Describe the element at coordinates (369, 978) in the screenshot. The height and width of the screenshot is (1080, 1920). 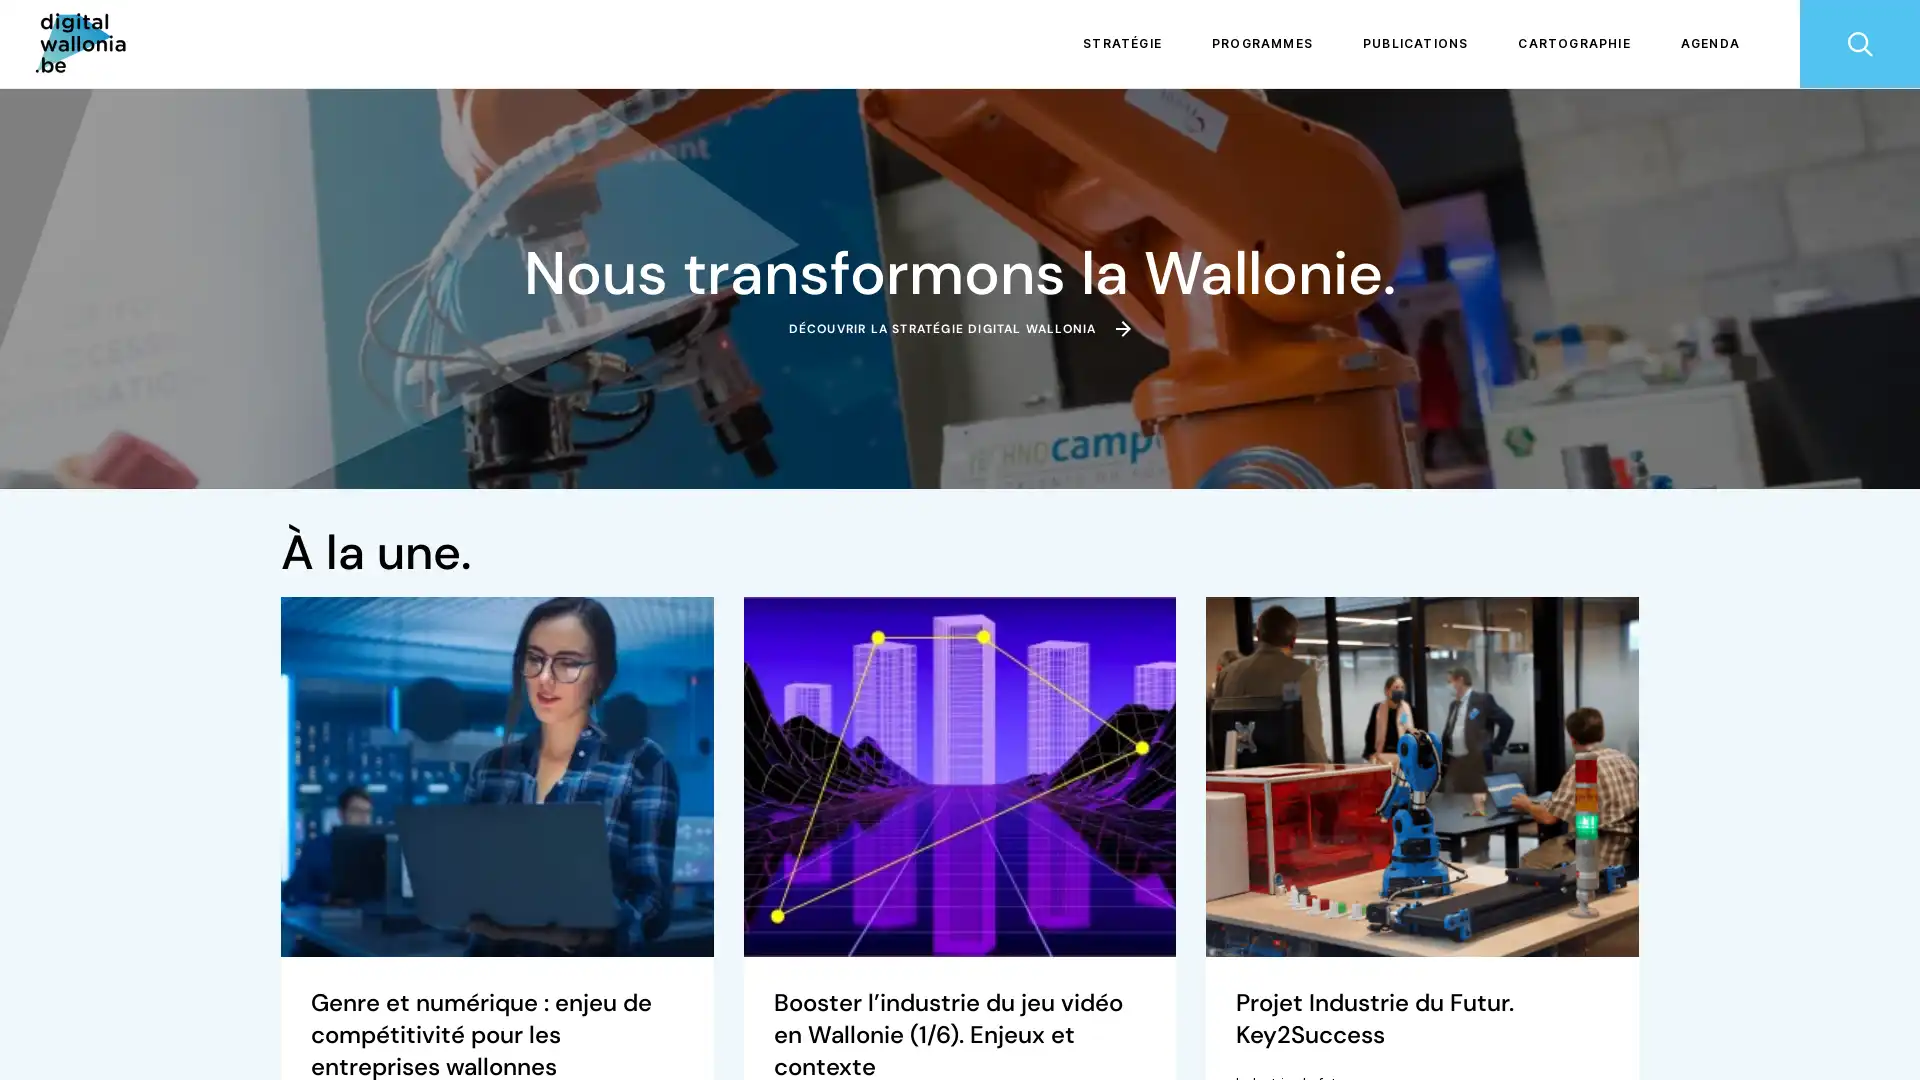
I see `OK pour moi` at that location.